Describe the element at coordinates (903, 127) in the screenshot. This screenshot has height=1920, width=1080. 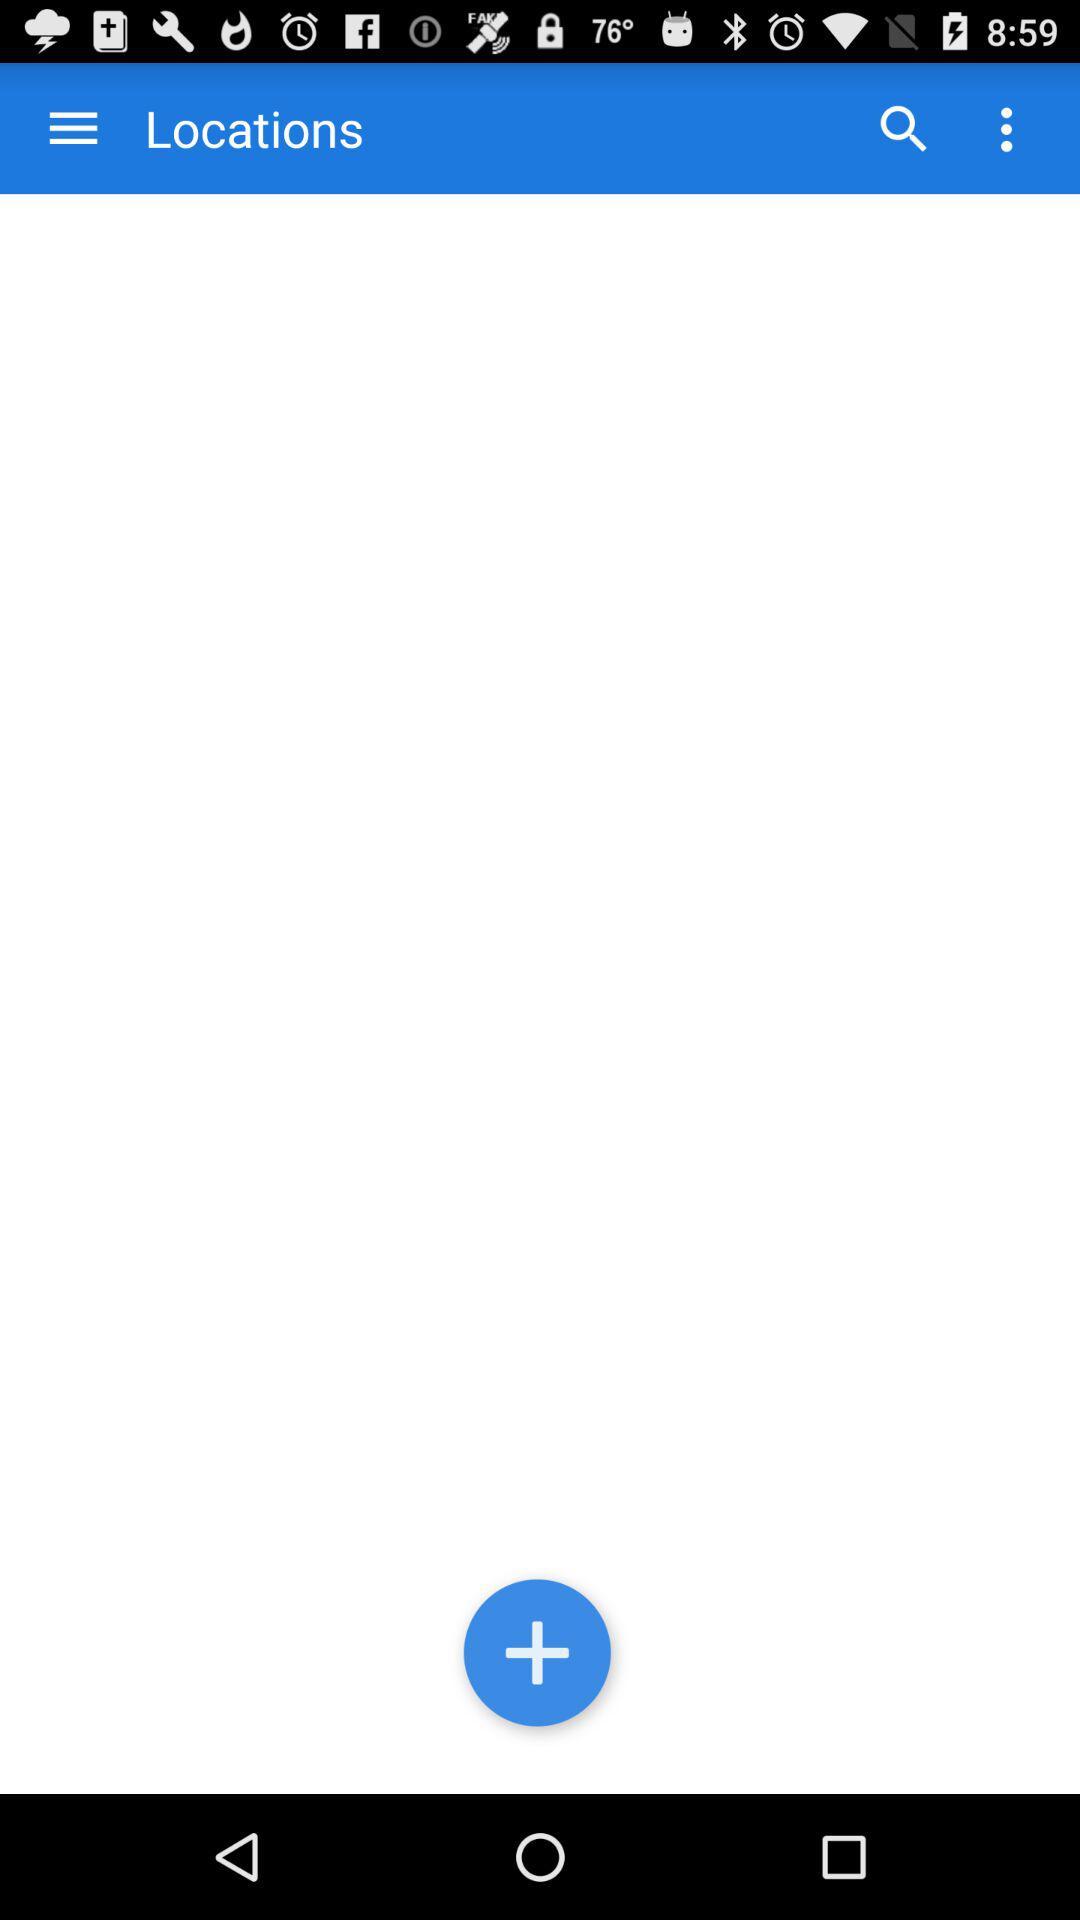
I see `search` at that location.